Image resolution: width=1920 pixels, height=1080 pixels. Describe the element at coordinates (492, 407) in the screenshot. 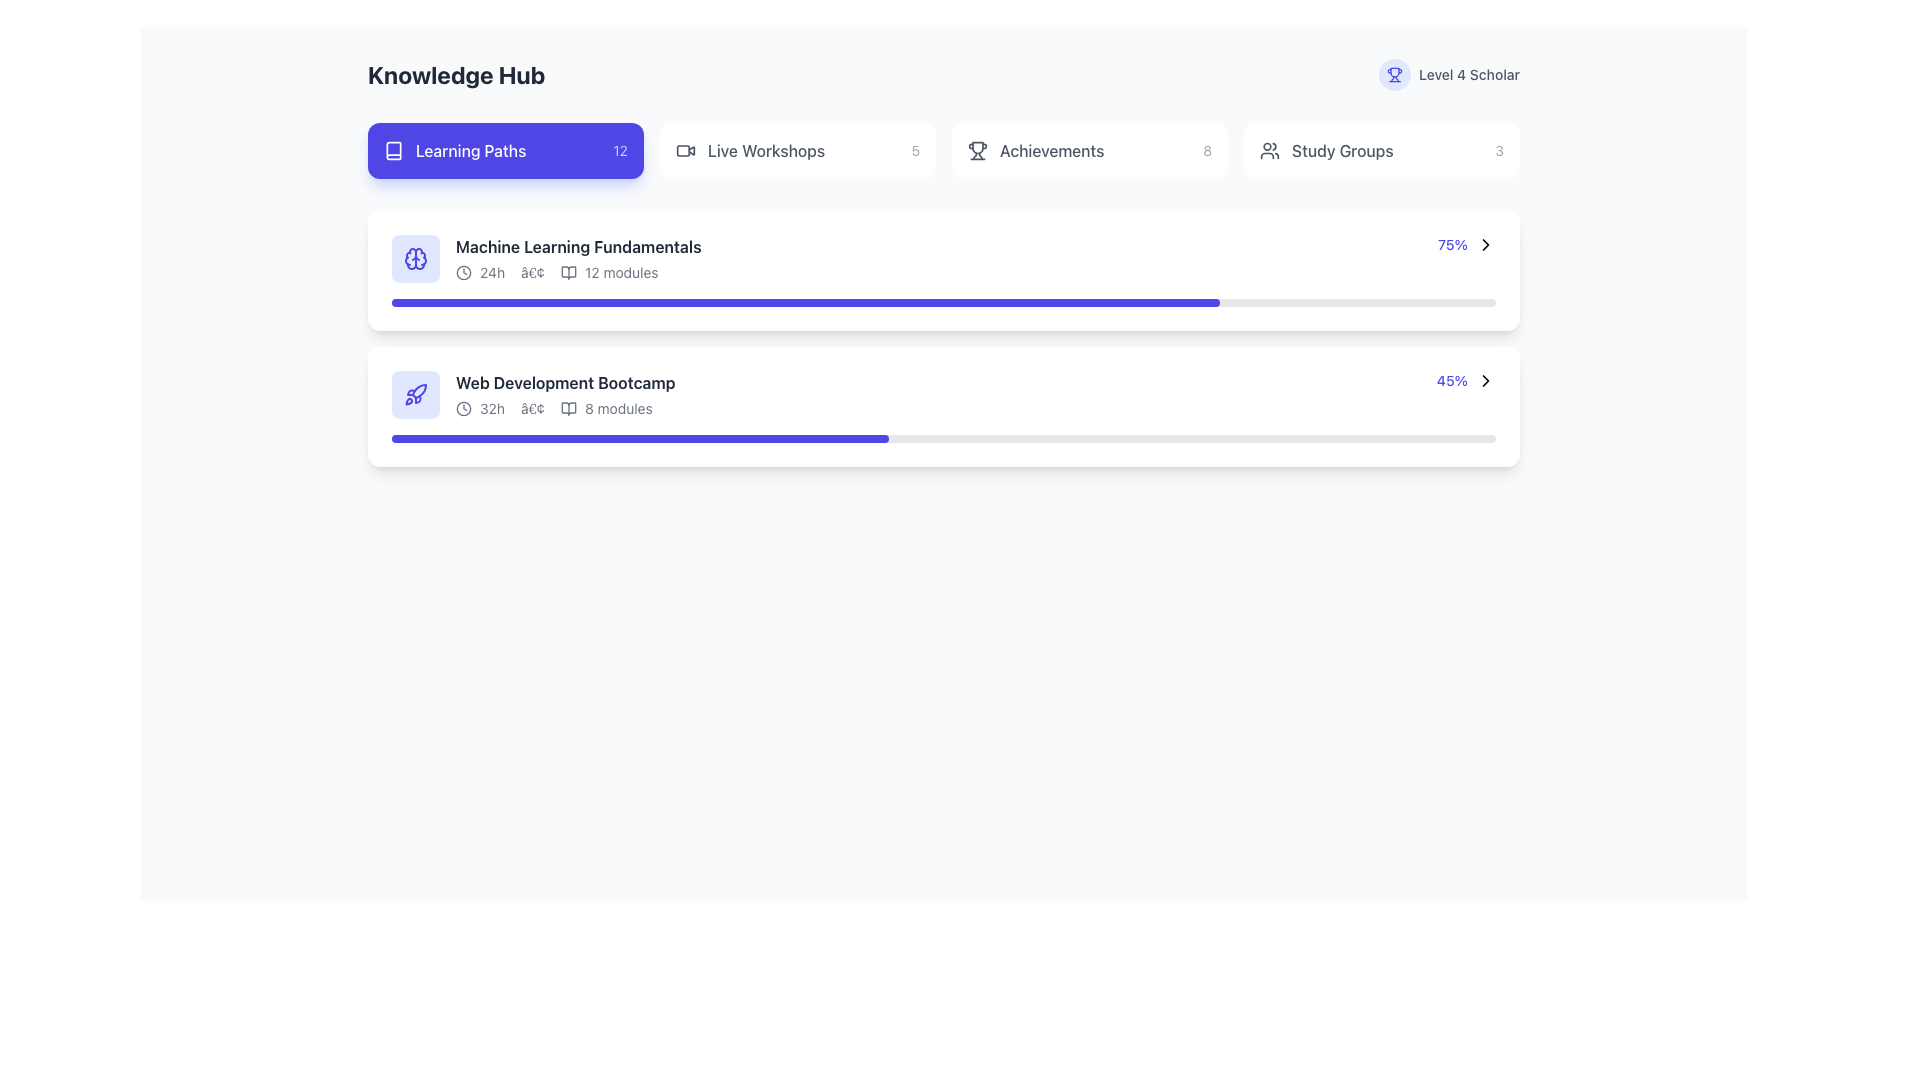

I see `displayed text of the medium dark gray text label showing '32h', which is positioned after the clock icon and before the bullet point in the second course item ('Web Development Bootcamp')` at that location.